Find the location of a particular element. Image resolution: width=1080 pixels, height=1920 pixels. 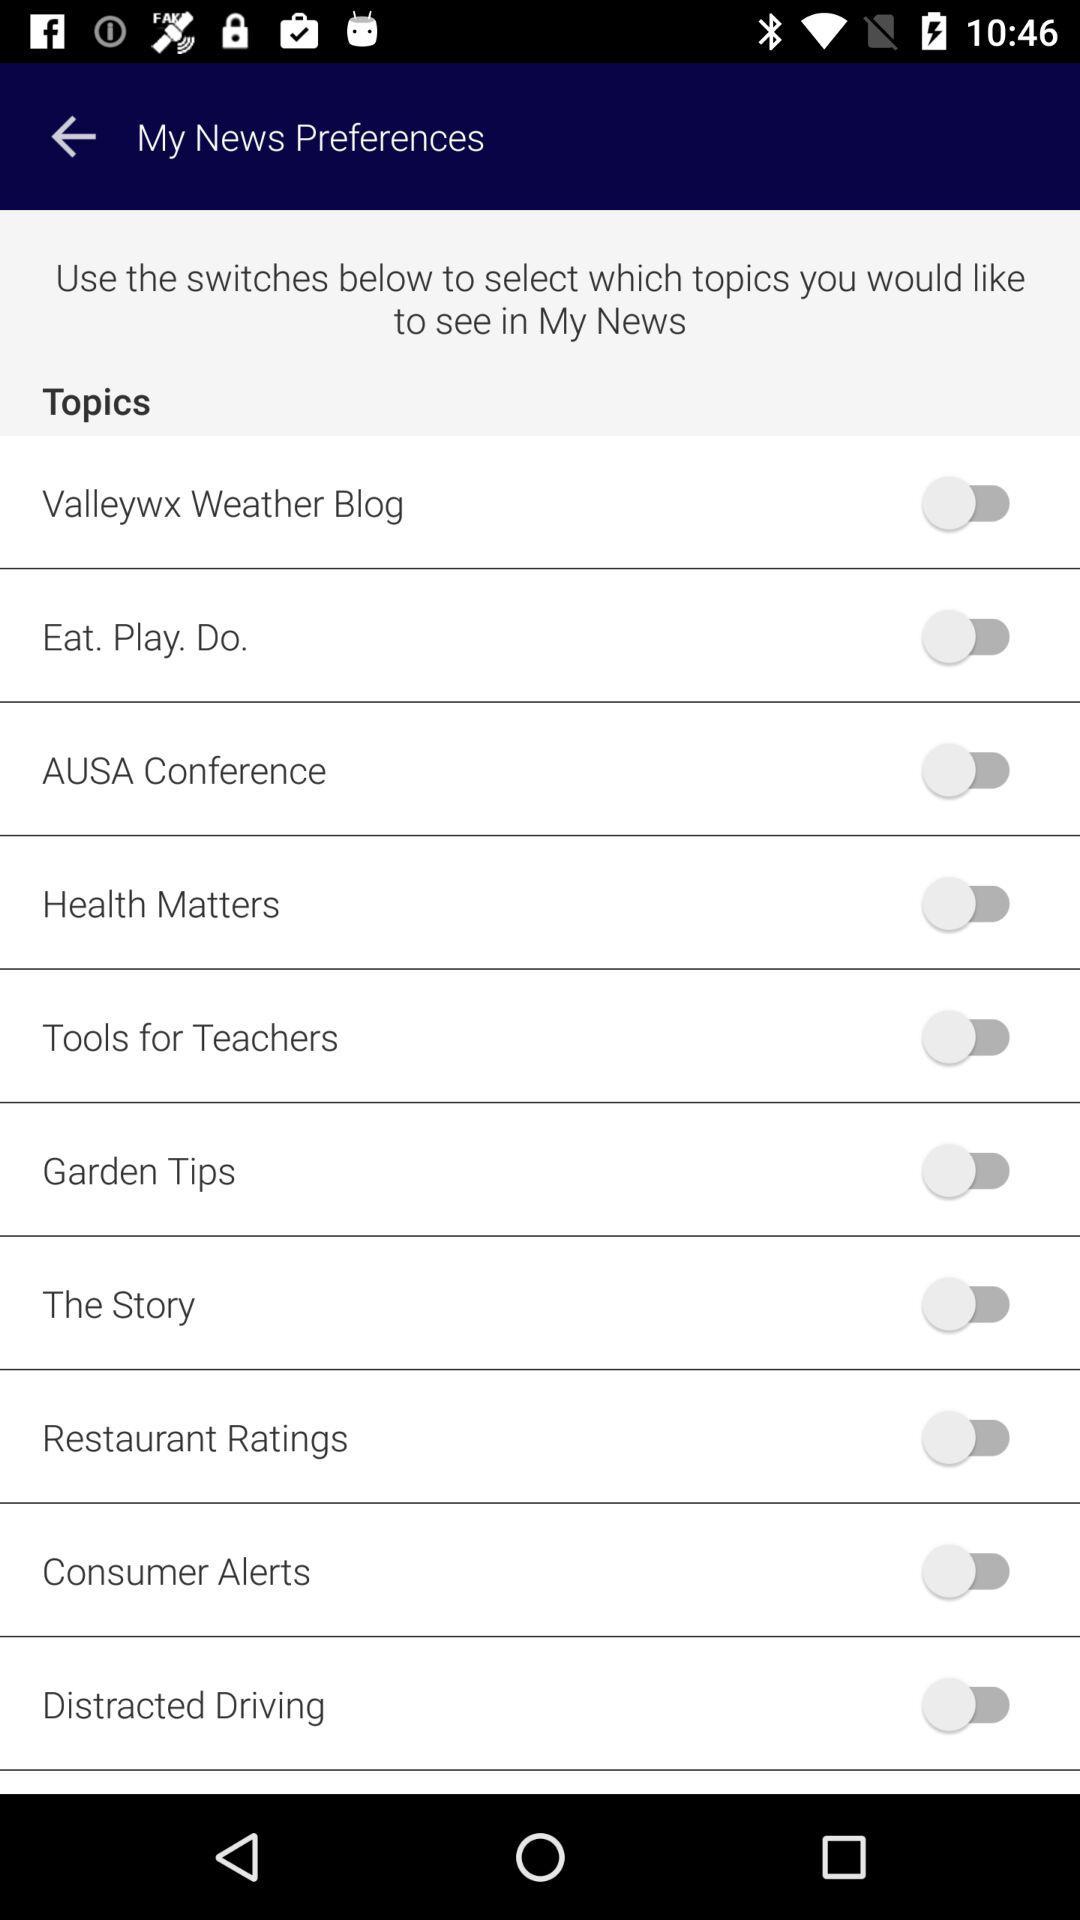

the icon at the top left corner is located at coordinates (72, 135).